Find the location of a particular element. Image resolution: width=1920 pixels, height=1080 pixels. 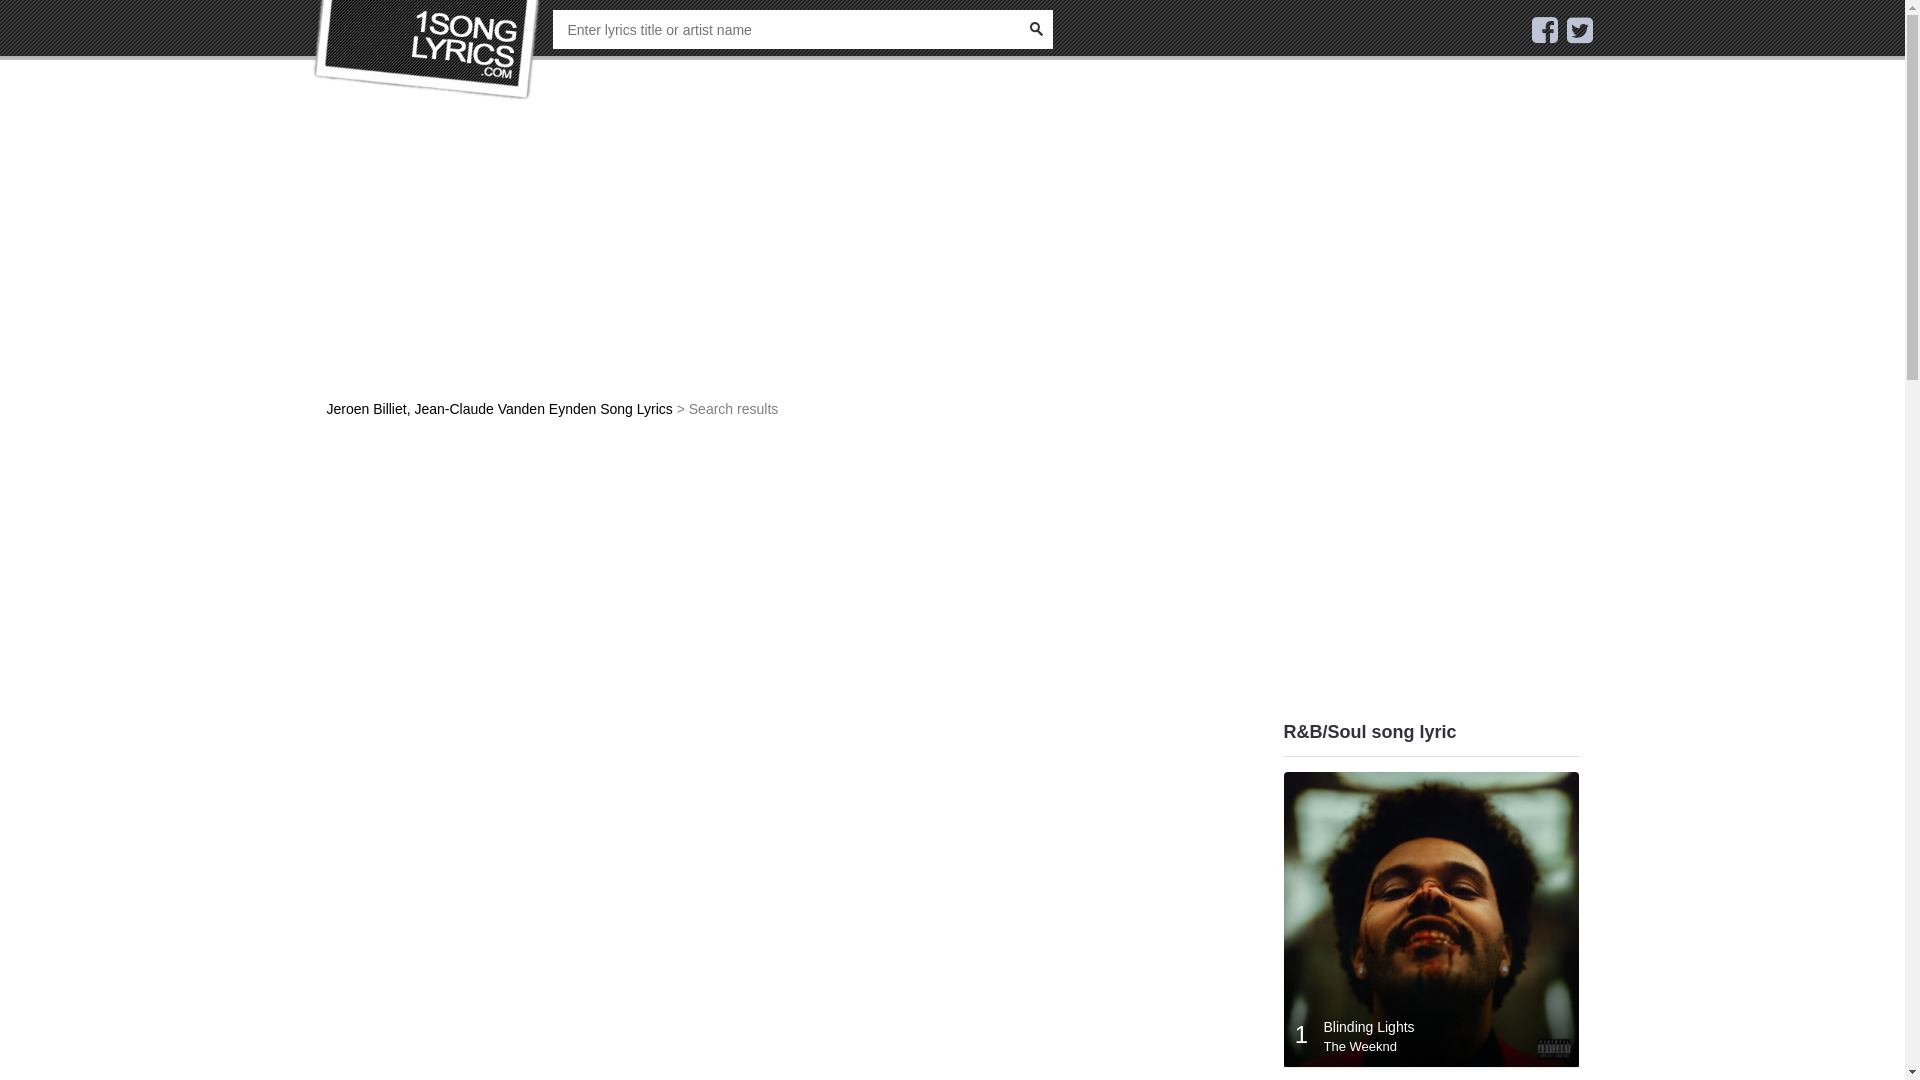

'Search' is located at coordinates (1035, 29).